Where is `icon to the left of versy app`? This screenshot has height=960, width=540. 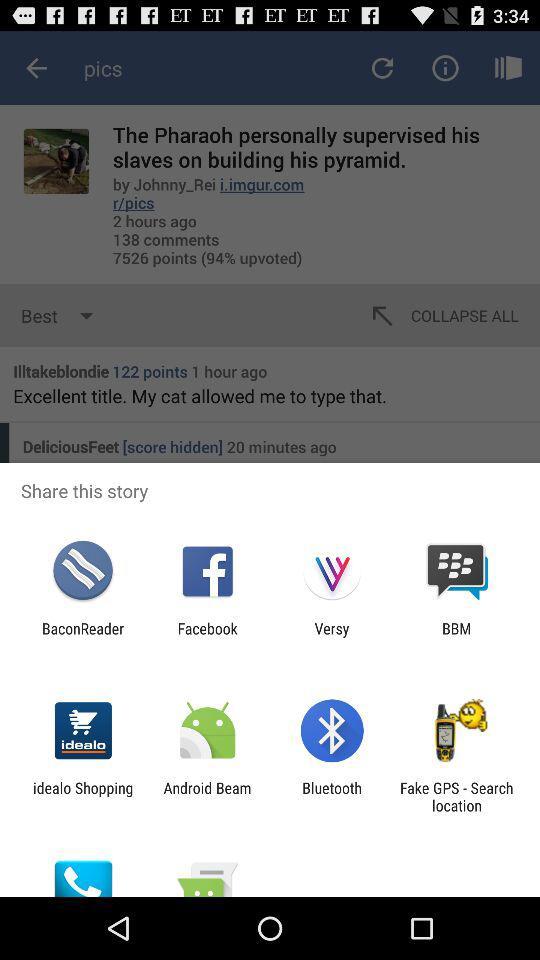 icon to the left of versy app is located at coordinates (206, 636).